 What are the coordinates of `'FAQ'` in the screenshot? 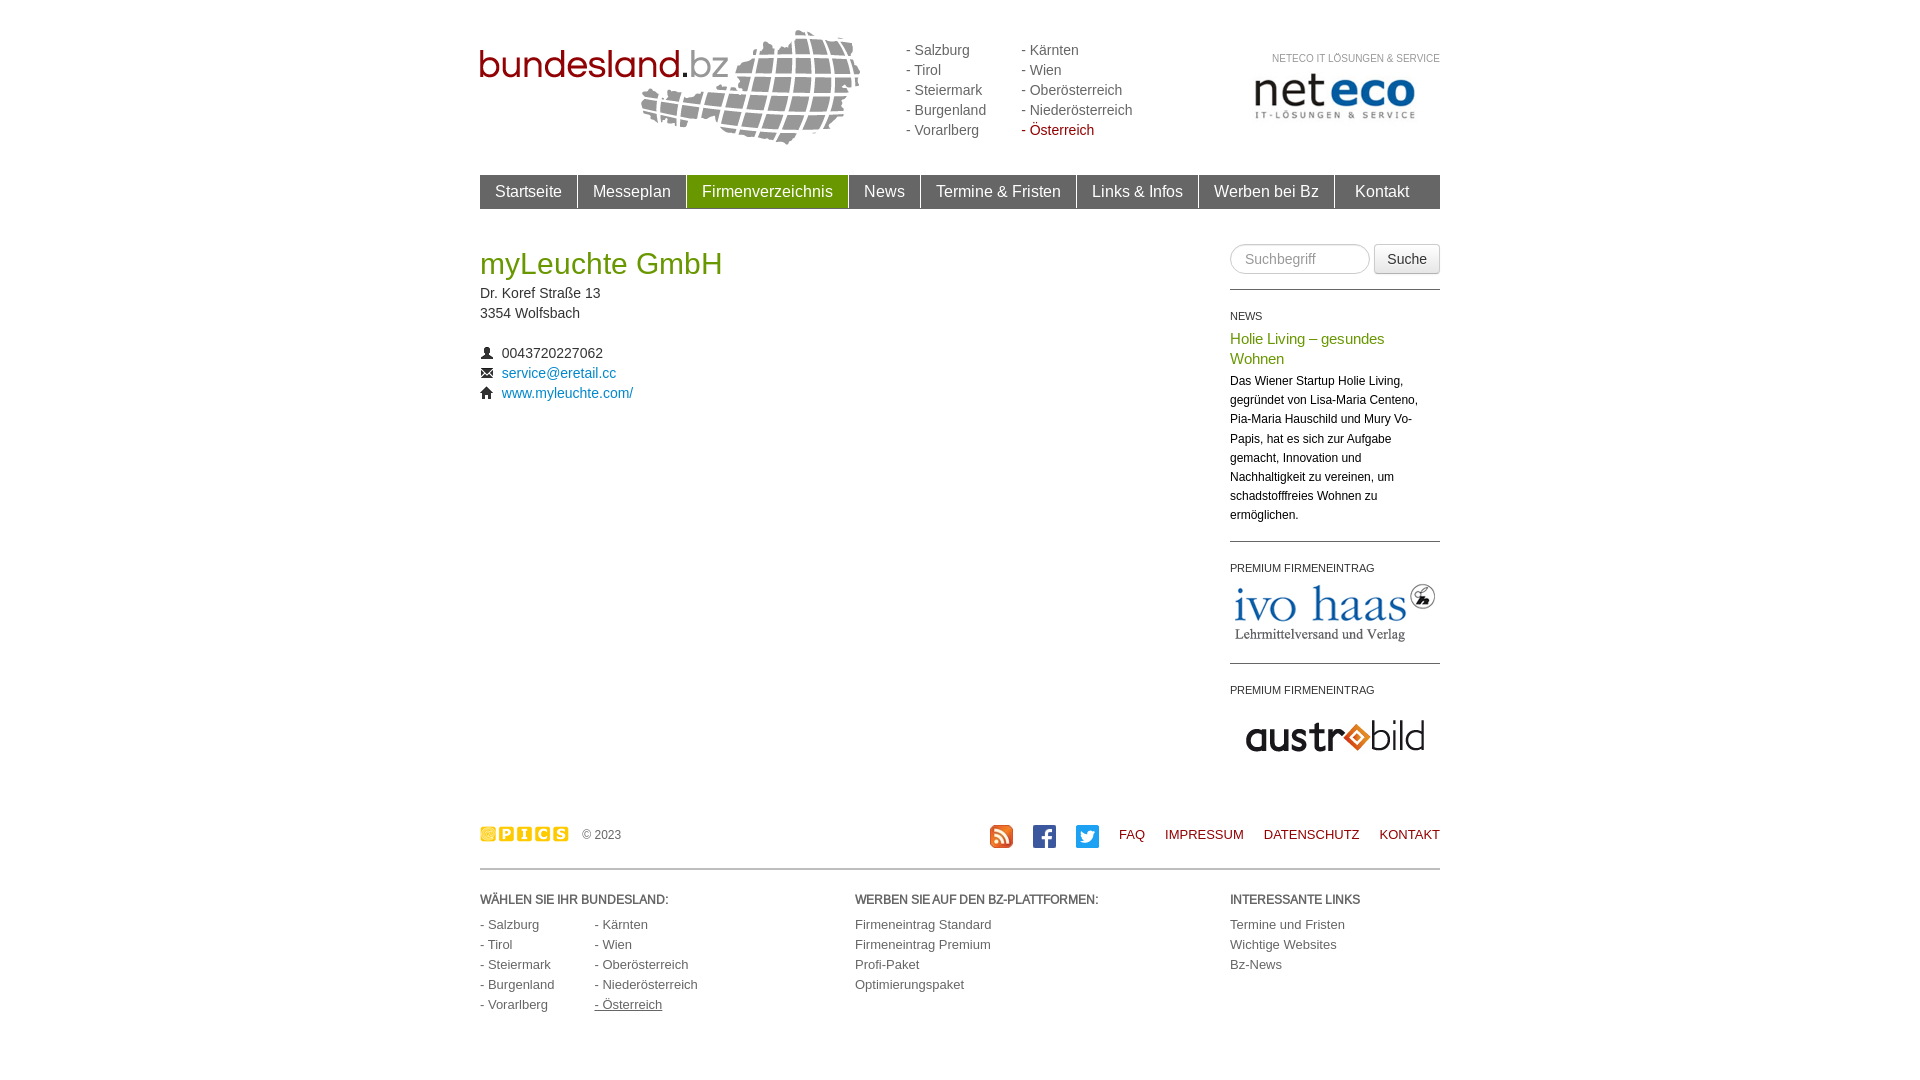 It's located at (1122, 833).